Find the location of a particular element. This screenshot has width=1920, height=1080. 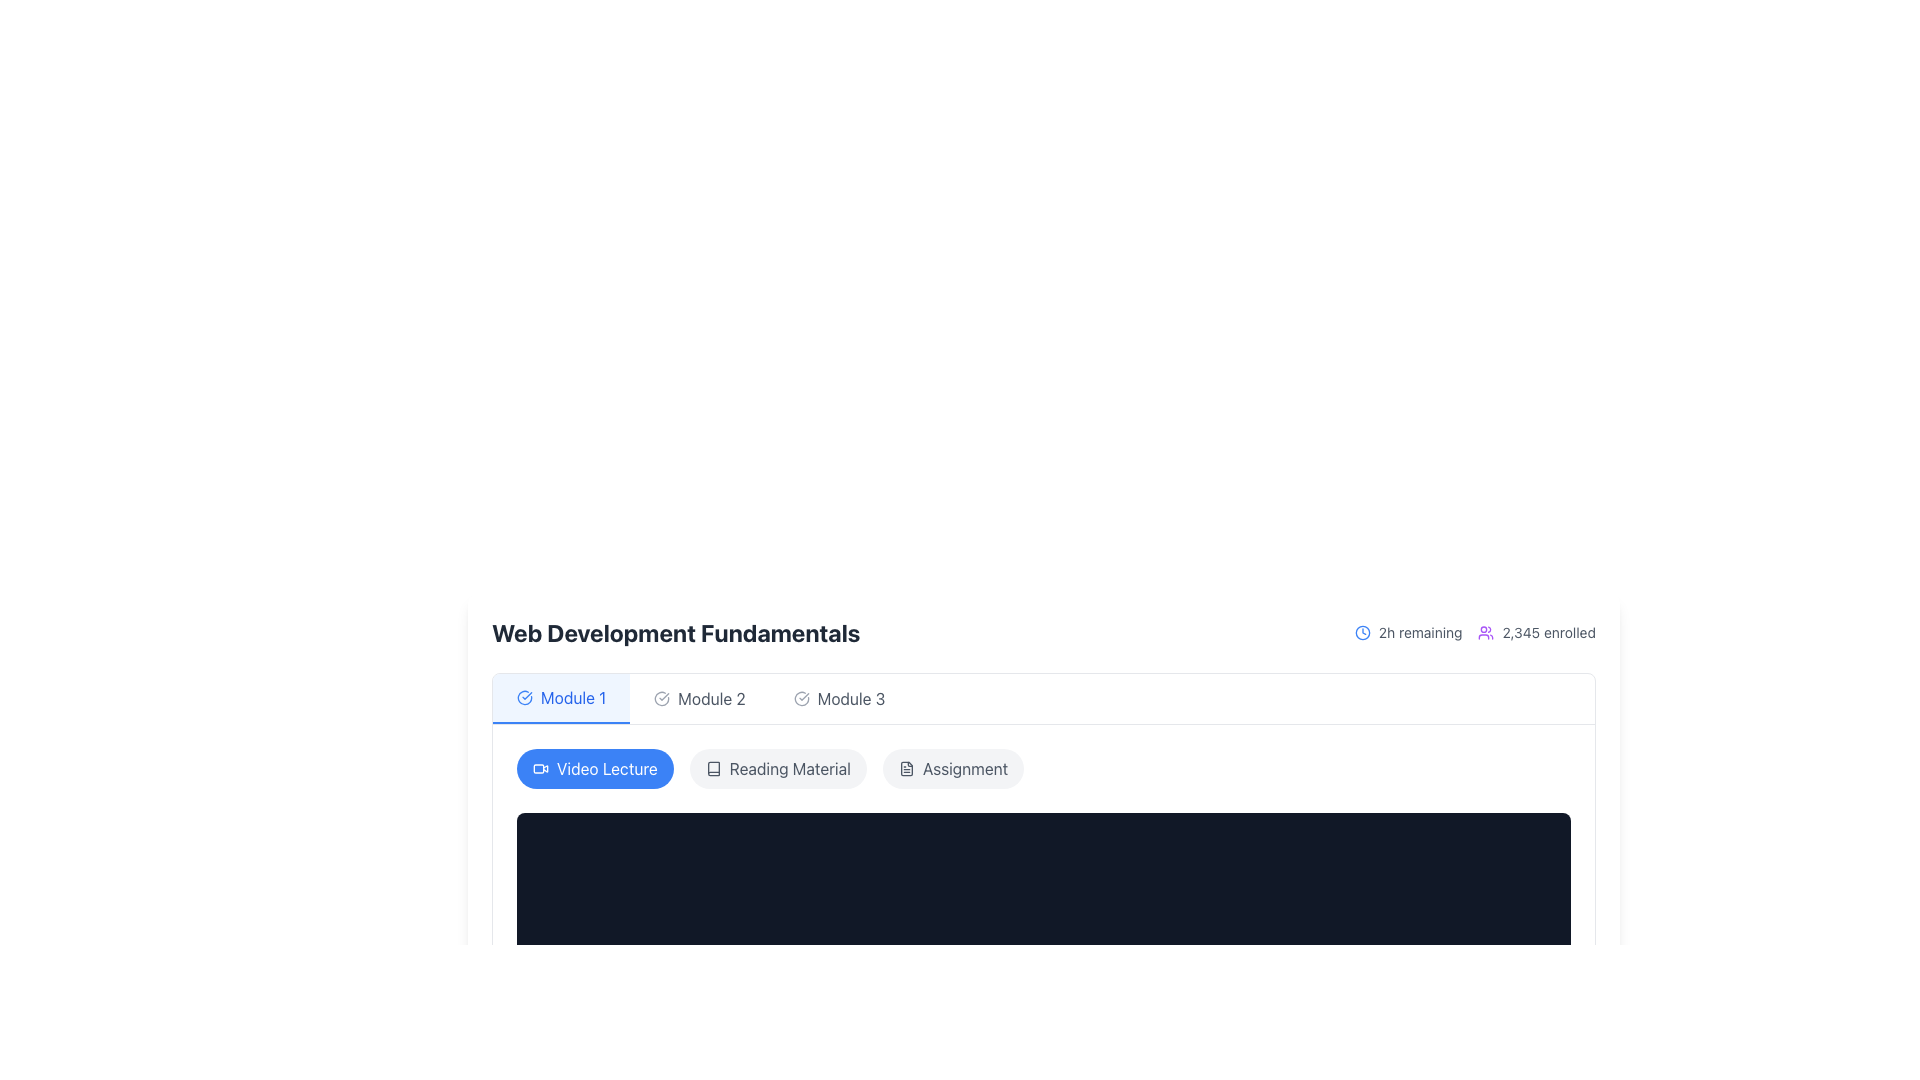

the first button labeled 'Video Lecture' is located at coordinates (594, 767).